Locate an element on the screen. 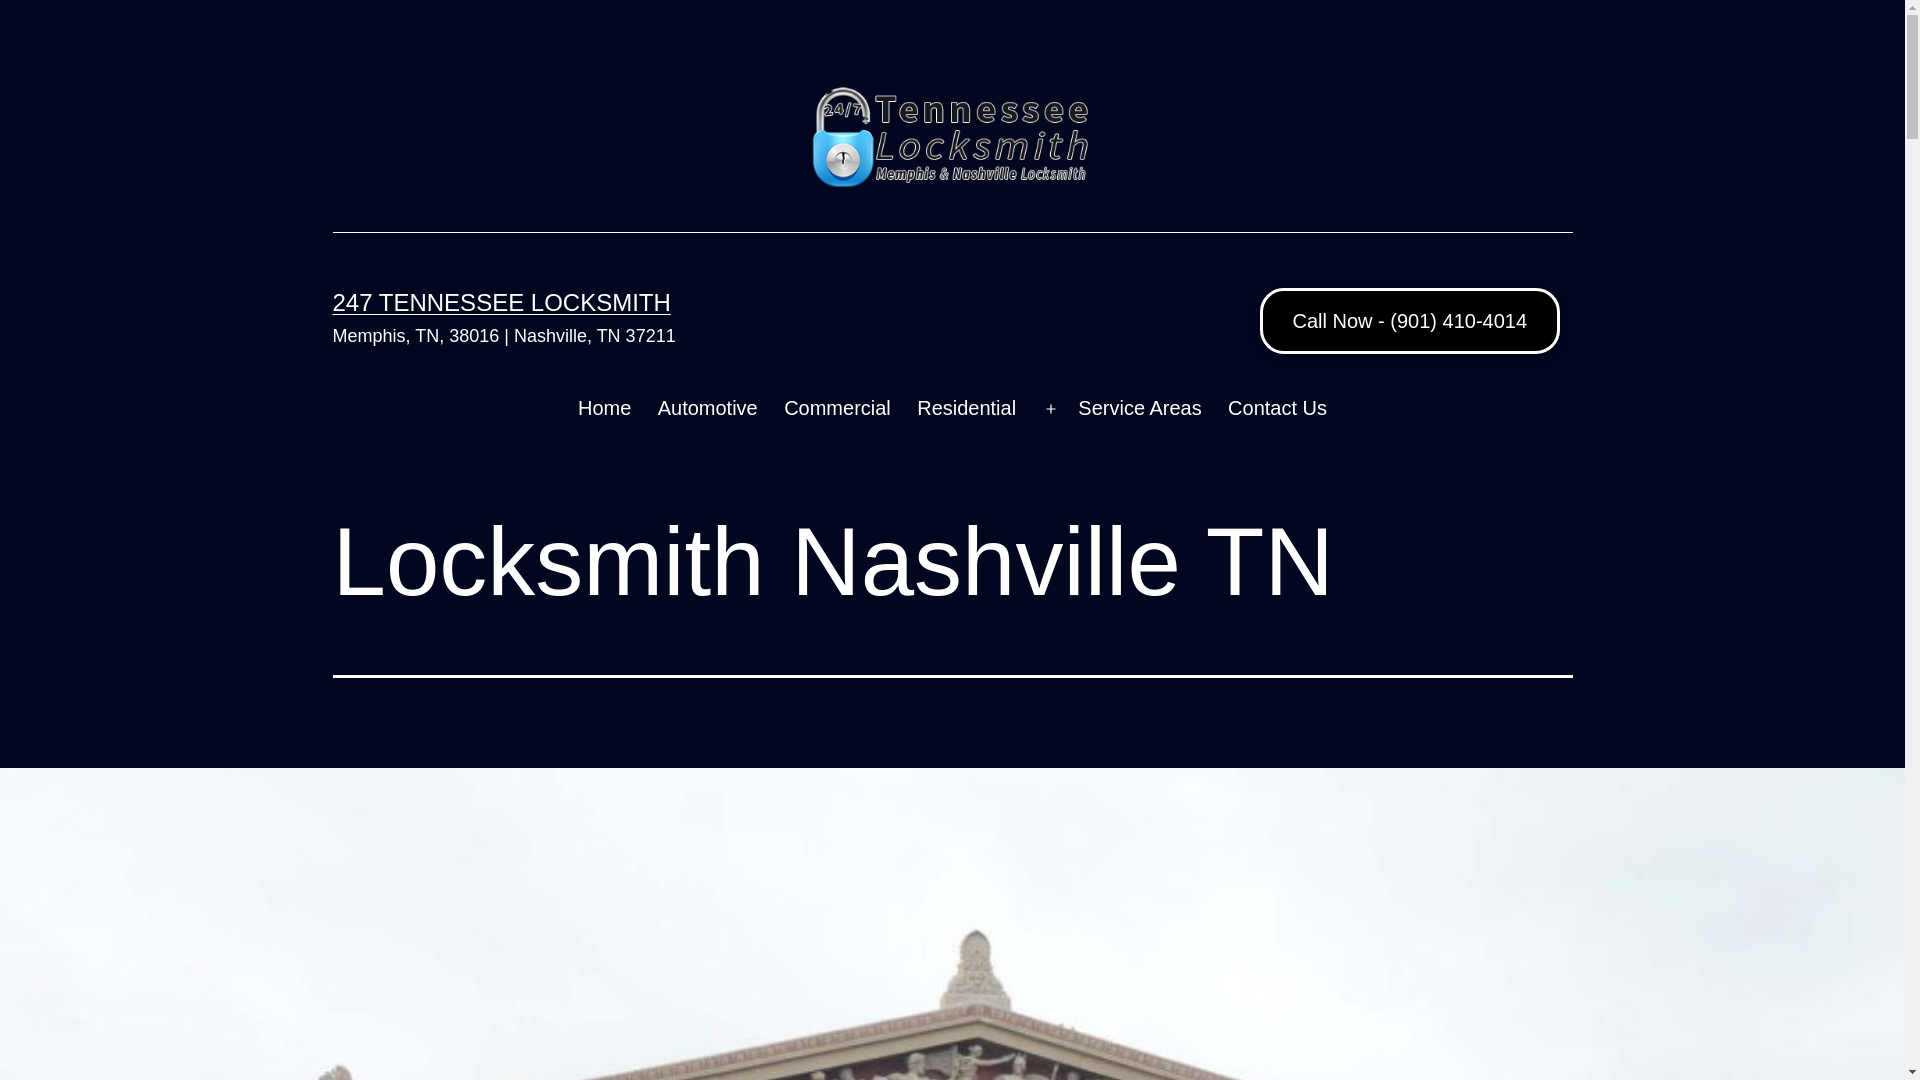 This screenshot has height=1080, width=1920. 'Home' is located at coordinates (603, 407).